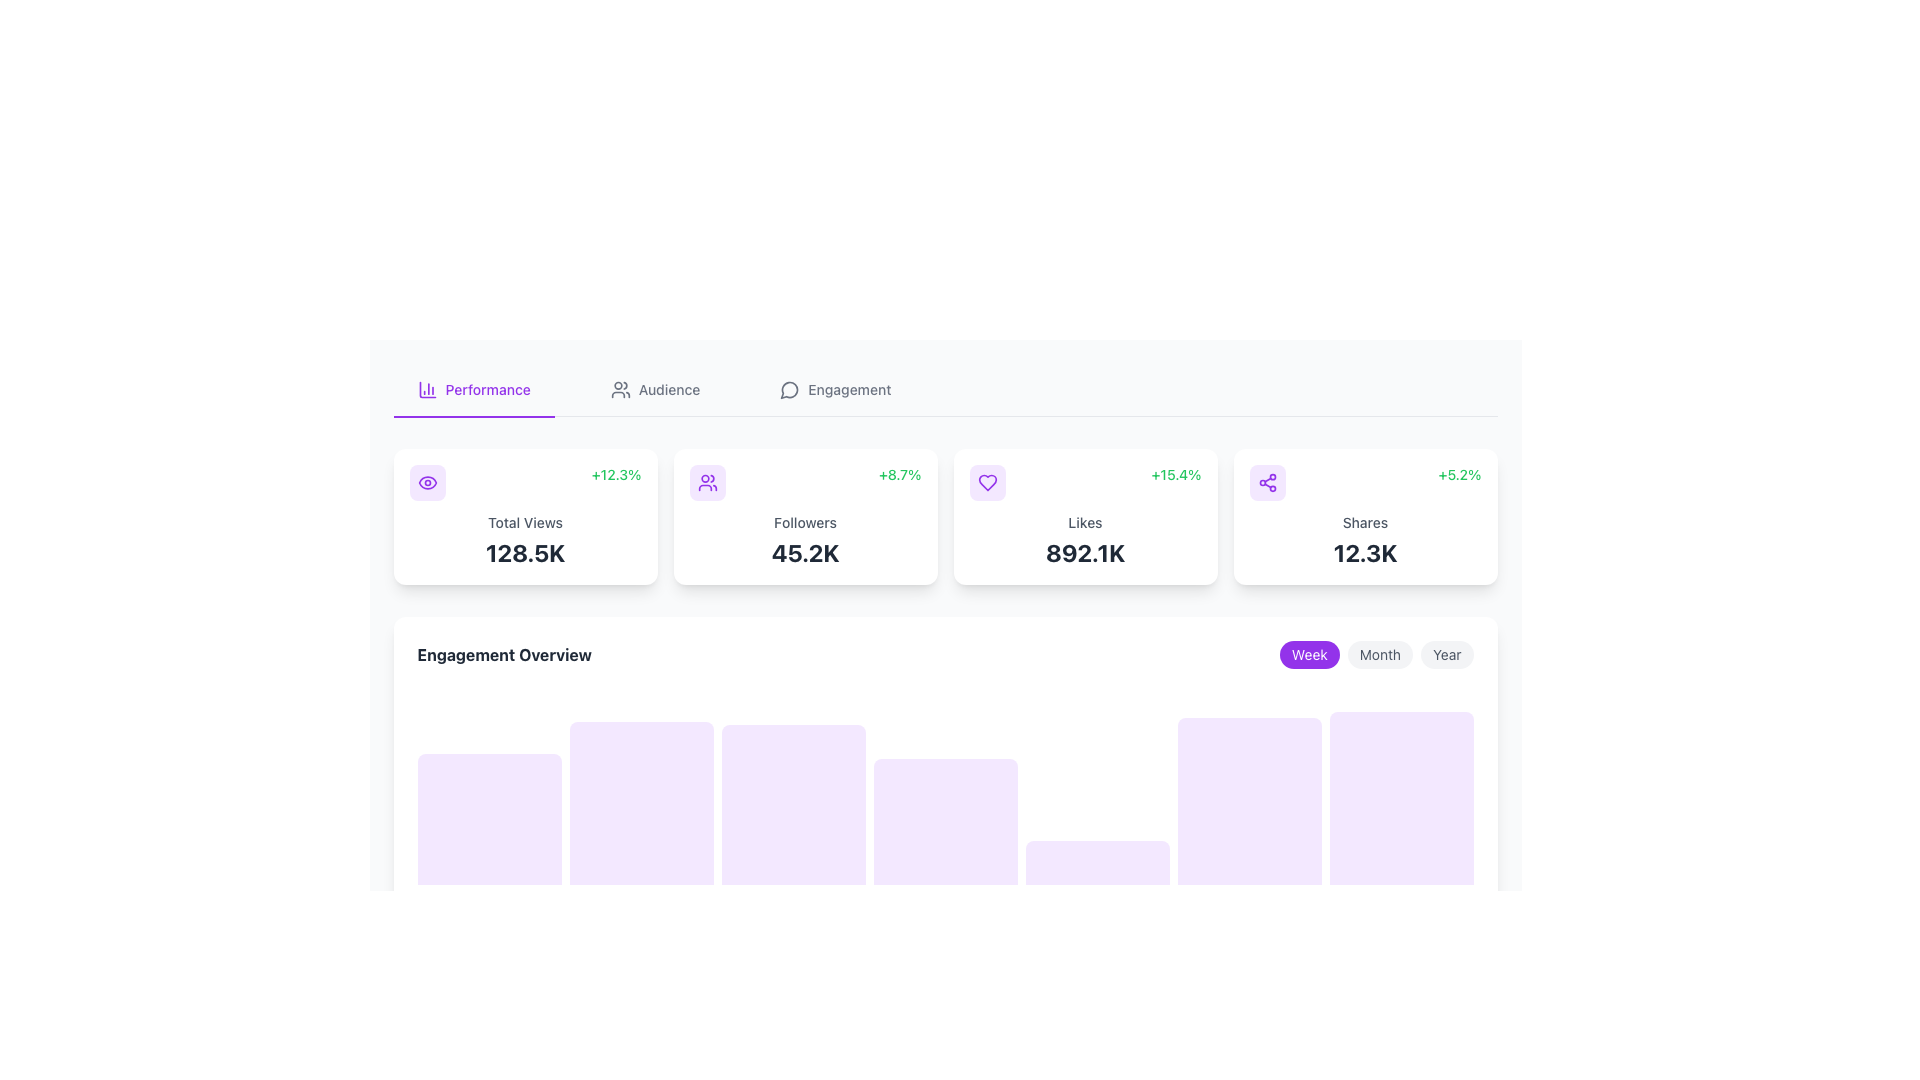  Describe the element at coordinates (619, 389) in the screenshot. I see `the icon depicting a group of two people, styled with a simple, modern line art design, located to the left of the text 'Audience' in the navigation bar` at that location.